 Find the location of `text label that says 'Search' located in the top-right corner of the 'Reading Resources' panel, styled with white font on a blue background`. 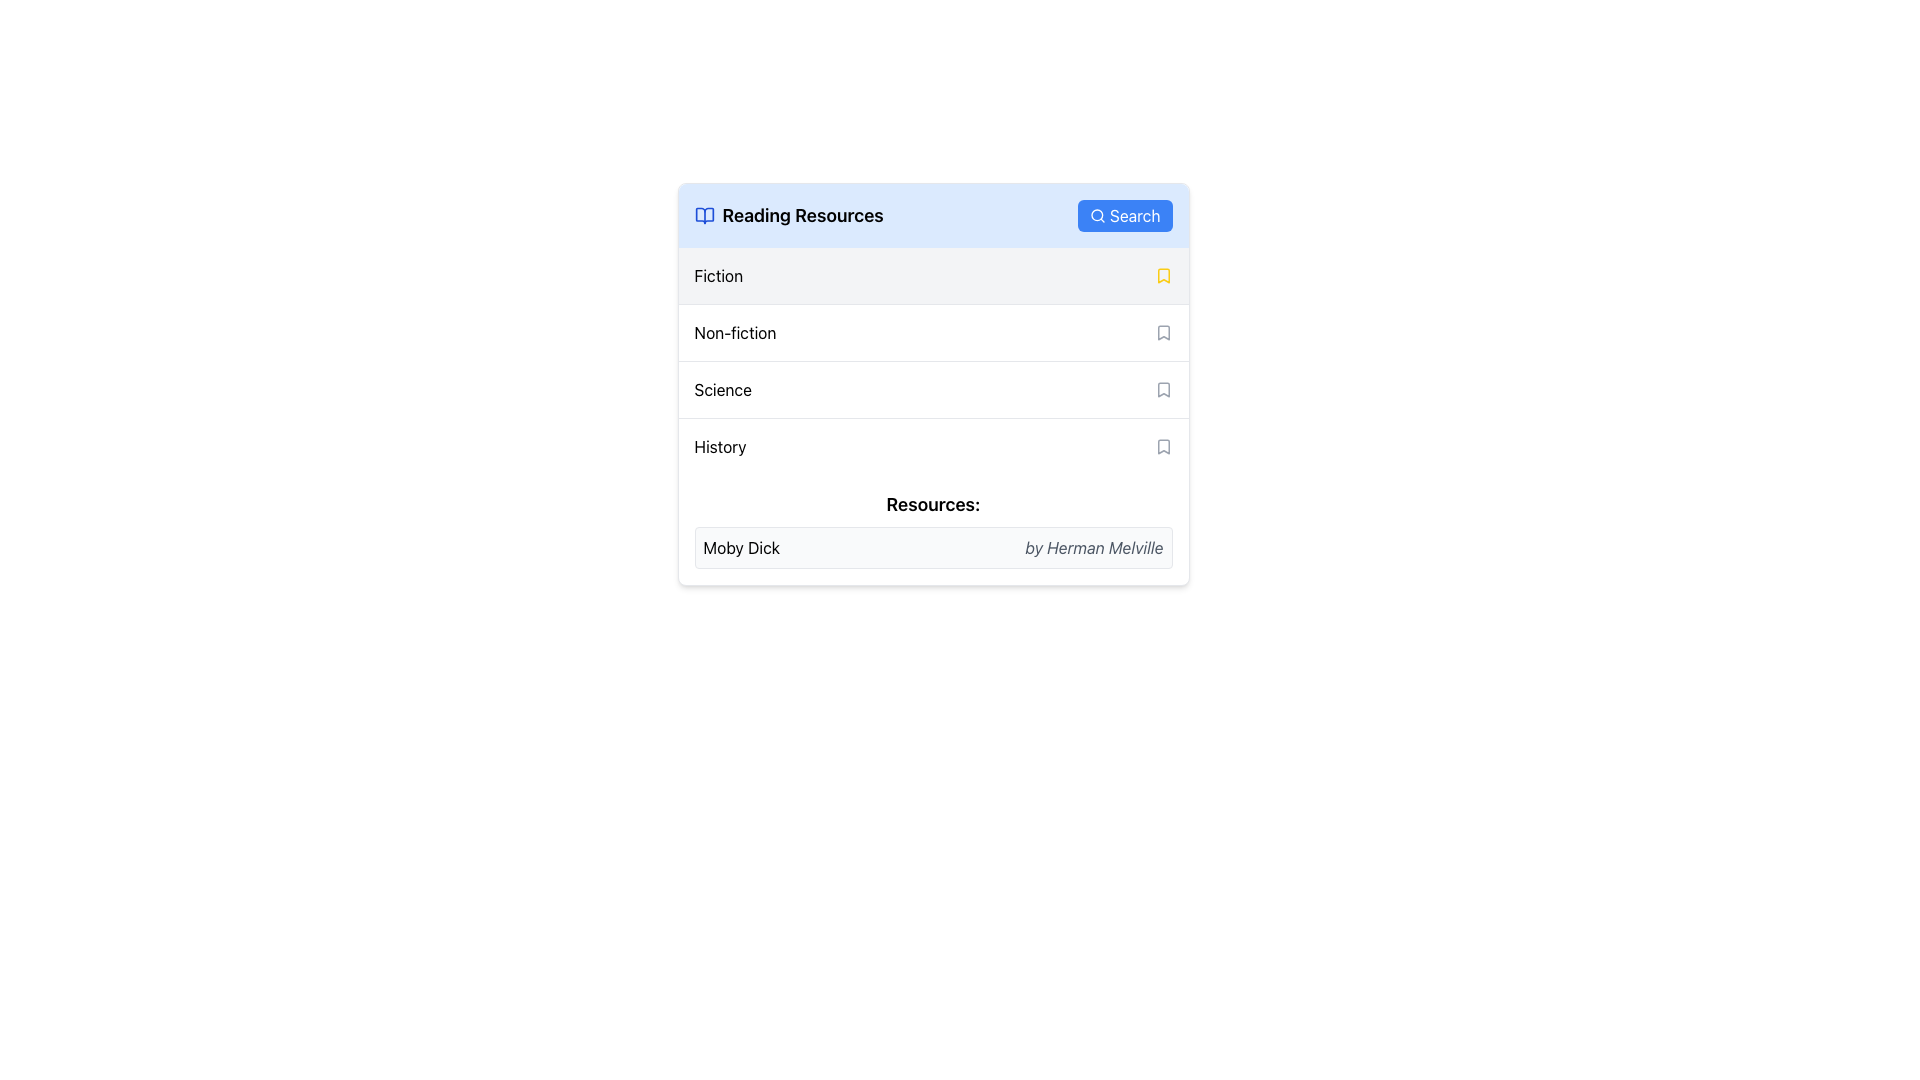

text label that says 'Search' located in the top-right corner of the 'Reading Resources' panel, styled with white font on a blue background is located at coordinates (1135, 216).